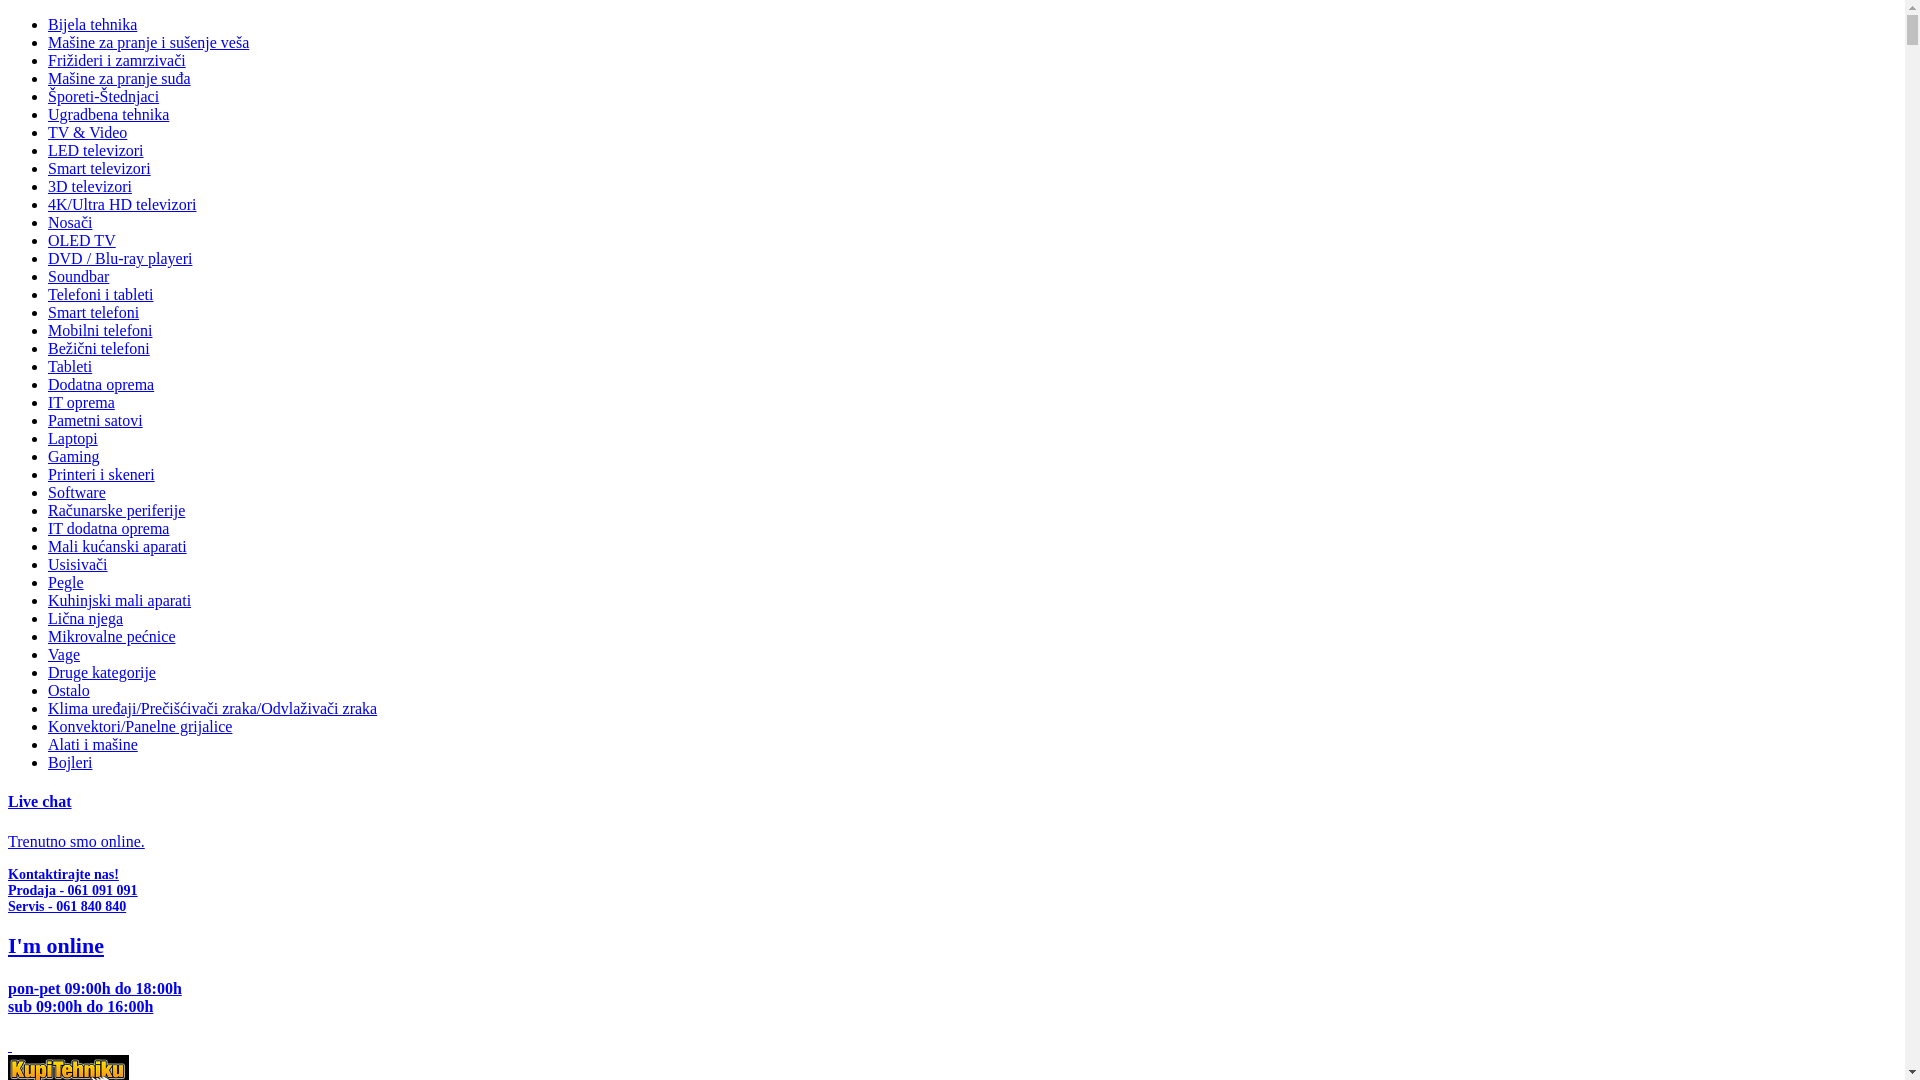 The image size is (1920, 1080). What do you see at coordinates (48, 167) in the screenshot?
I see `'Smart televizori'` at bounding box center [48, 167].